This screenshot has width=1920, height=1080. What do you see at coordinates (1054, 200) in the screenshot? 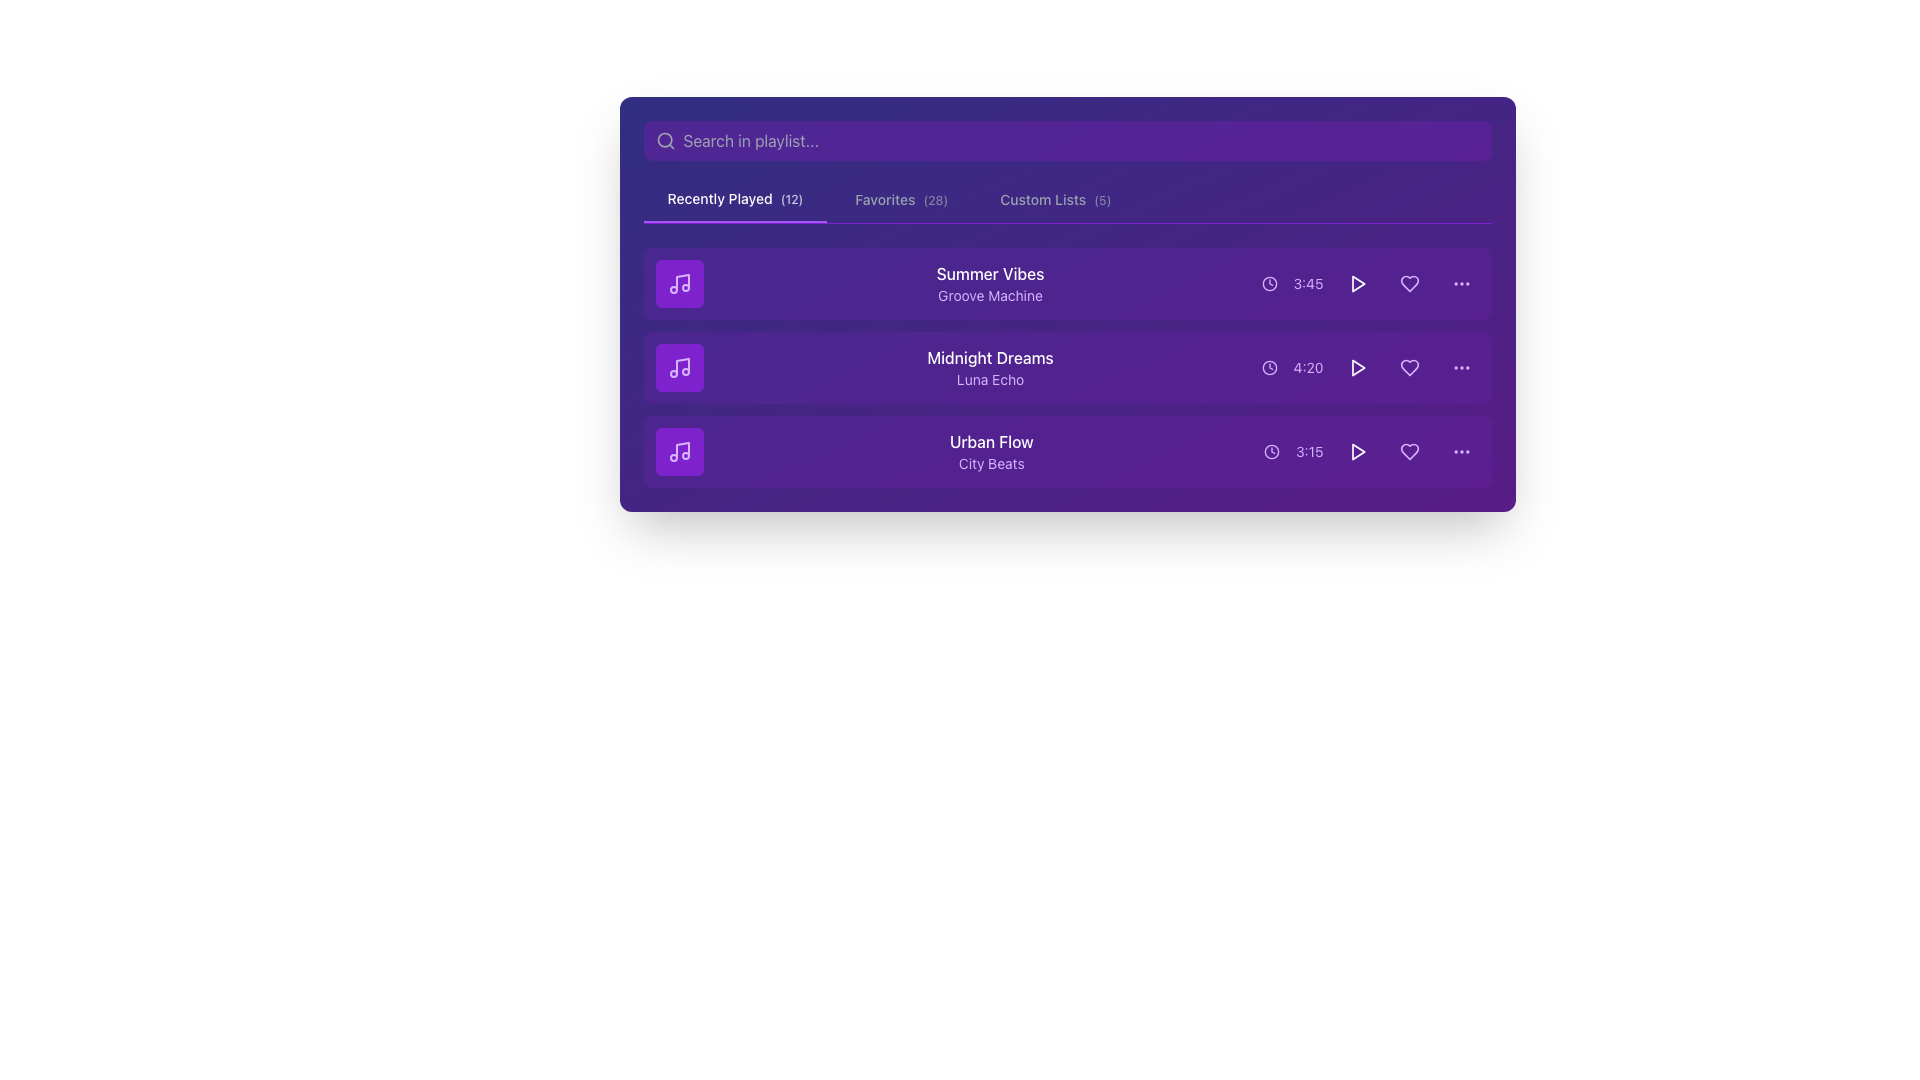
I see `the Interactive Label or Button reading 'Custom Lists(5)'` at bounding box center [1054, 200].